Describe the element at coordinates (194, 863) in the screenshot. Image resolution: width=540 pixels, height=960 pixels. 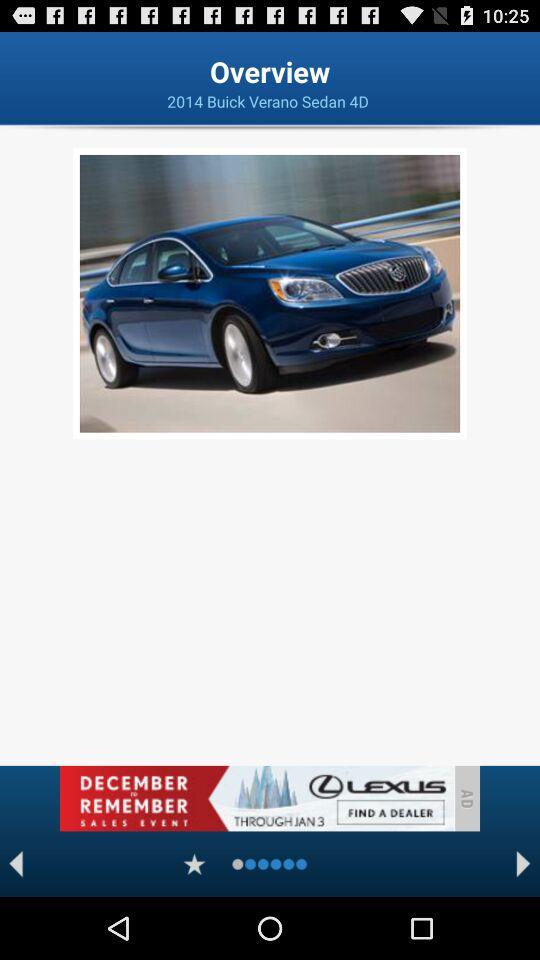
I see `star icon` at that location.